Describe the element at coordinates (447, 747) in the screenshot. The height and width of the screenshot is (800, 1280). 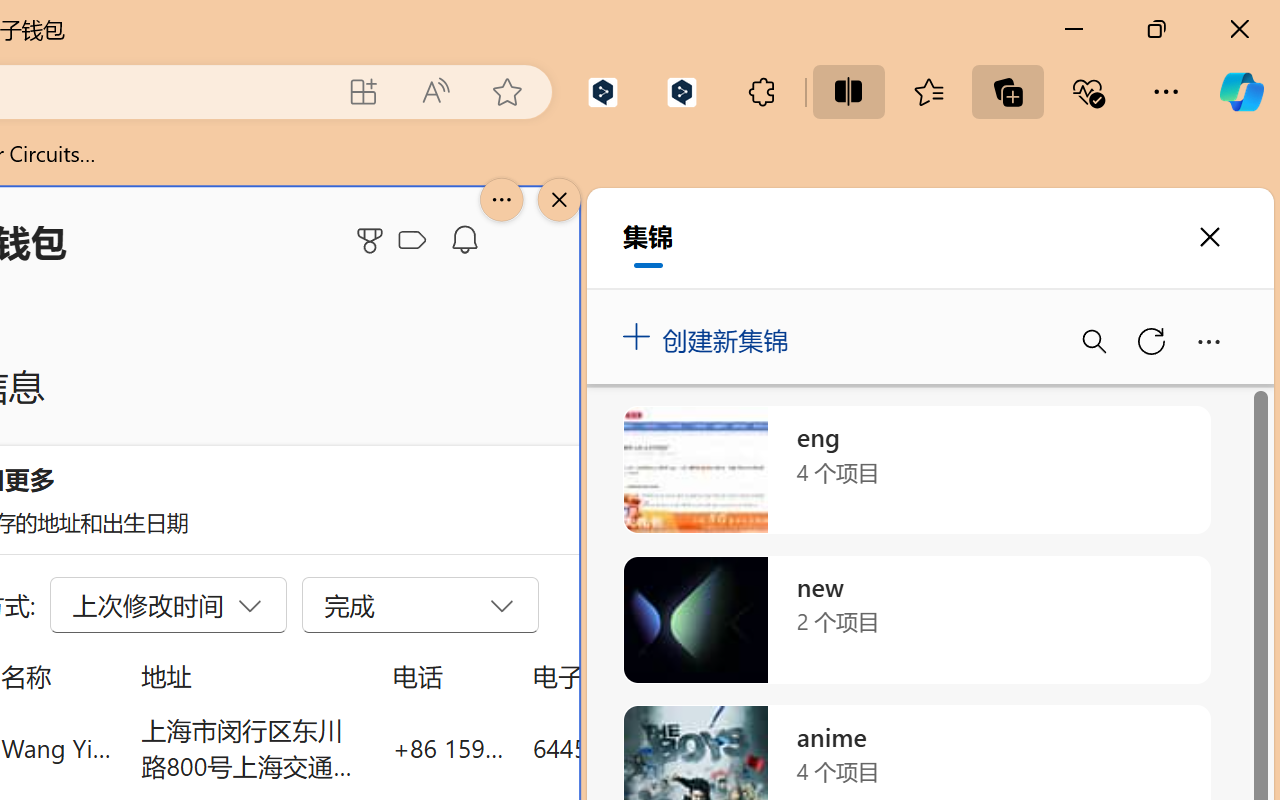
I see `'+86 159 0032 4640'` at that location.